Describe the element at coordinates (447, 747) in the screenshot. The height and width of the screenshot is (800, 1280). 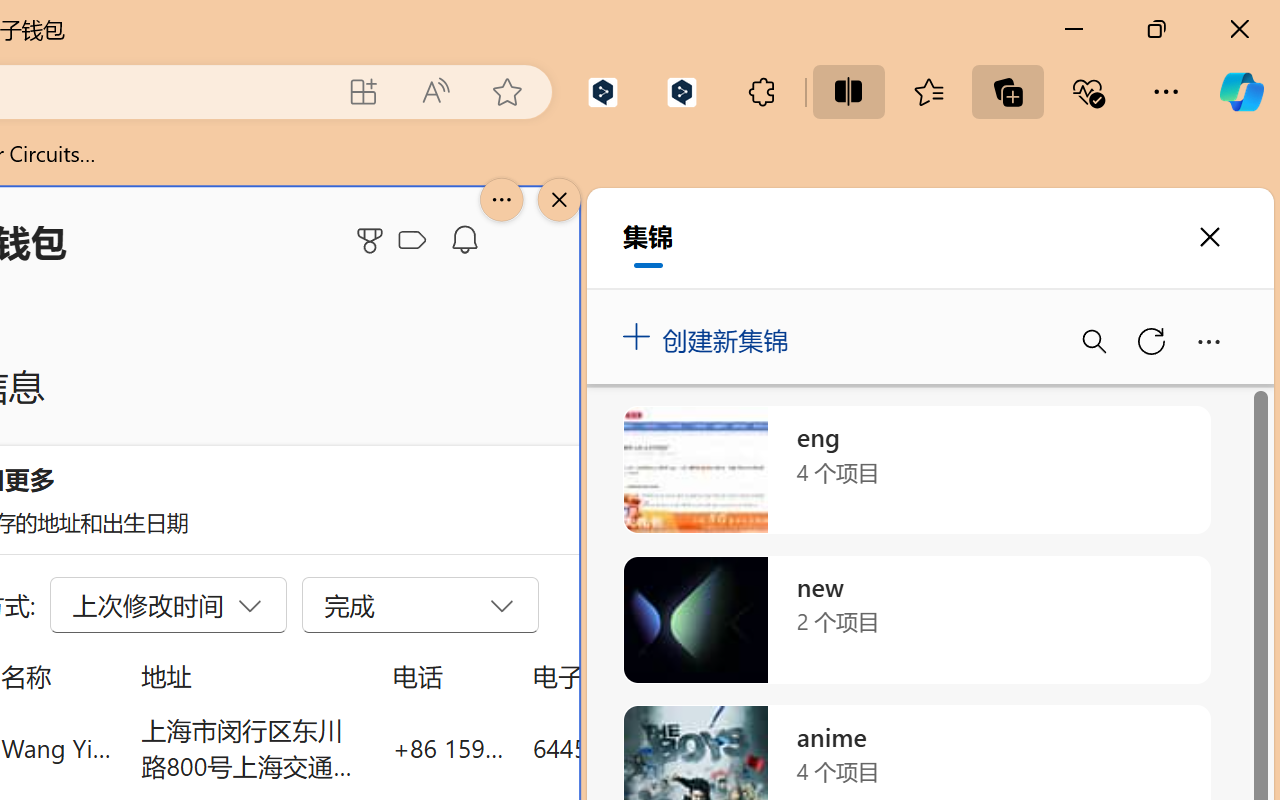
I see `'+86 159 0032 4640'` at that location.